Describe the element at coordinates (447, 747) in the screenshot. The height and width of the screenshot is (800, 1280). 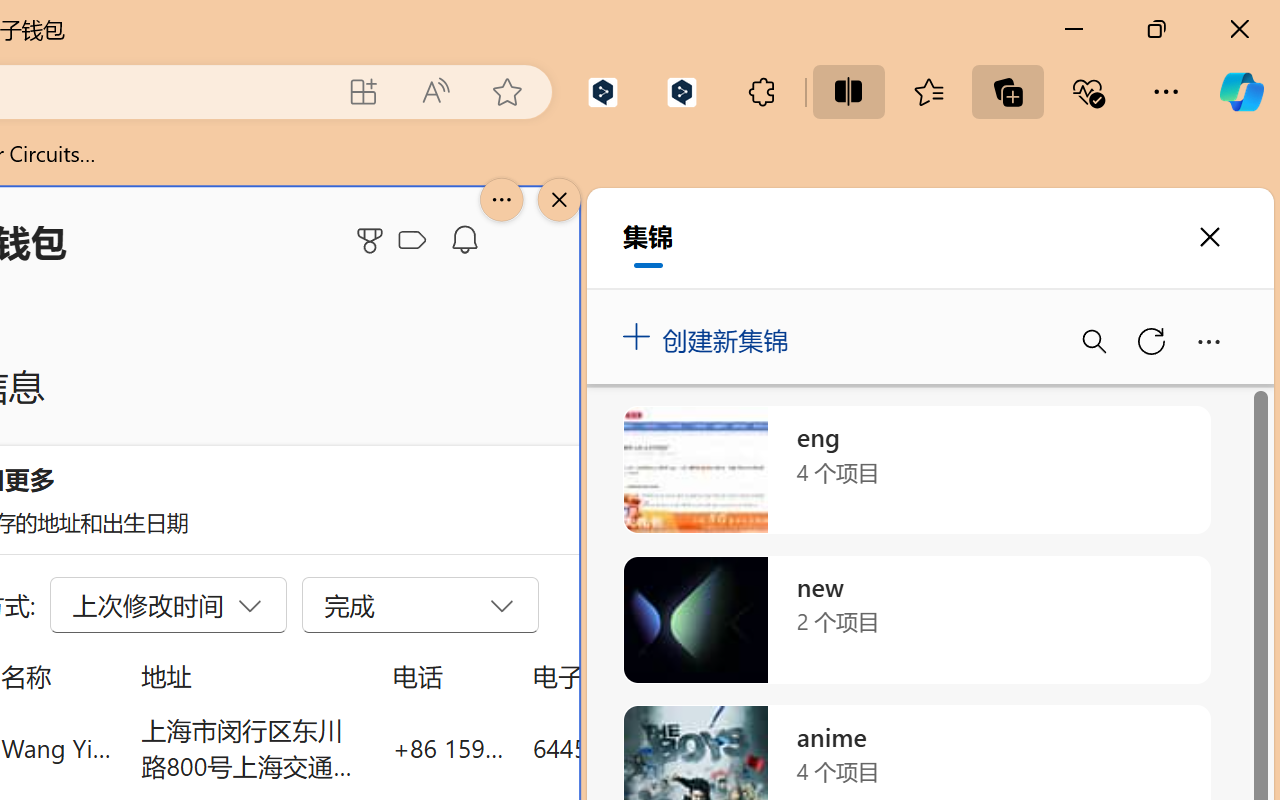
I see `'+86 159 0032 4640'` at that location.